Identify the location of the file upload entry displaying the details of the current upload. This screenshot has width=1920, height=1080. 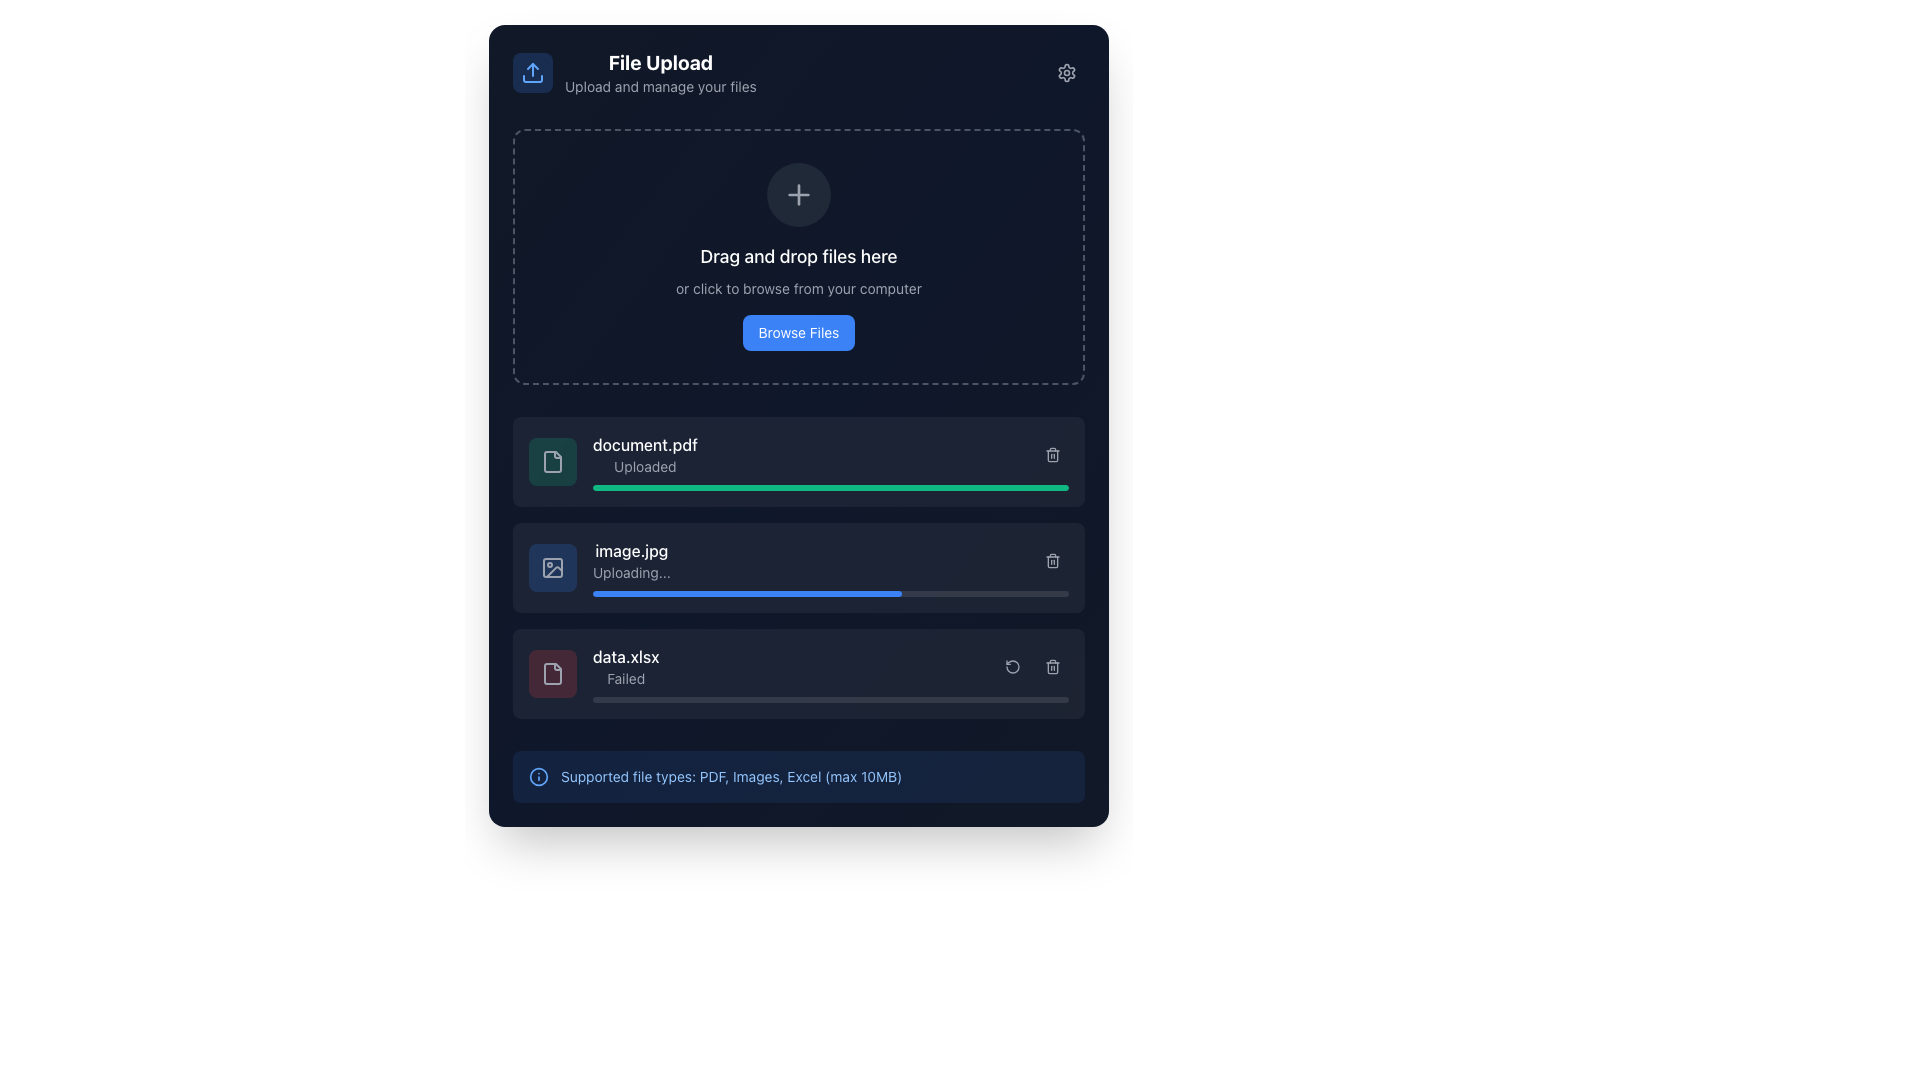
(830, 560).